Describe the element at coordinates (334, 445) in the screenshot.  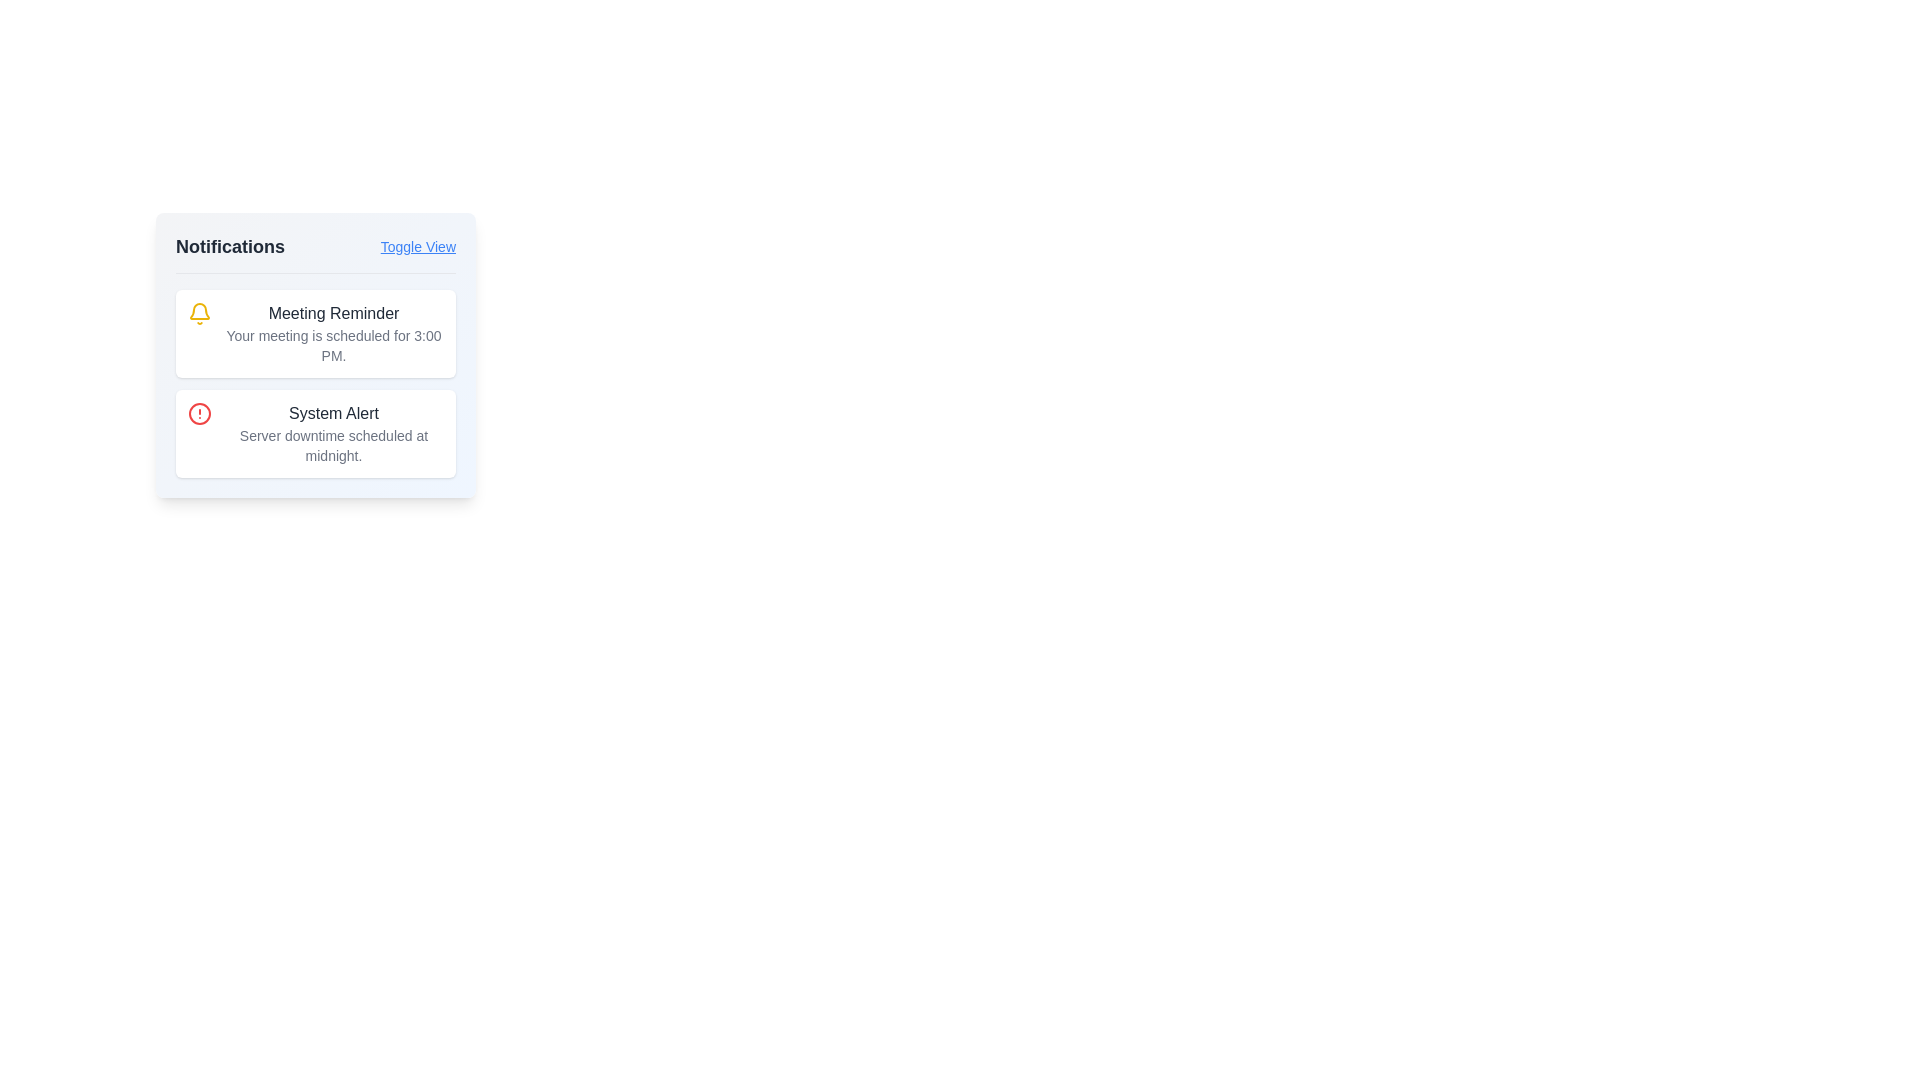
I see `text content of the Text block located beneath the title 'System Alert' in the second notification card` at that location.